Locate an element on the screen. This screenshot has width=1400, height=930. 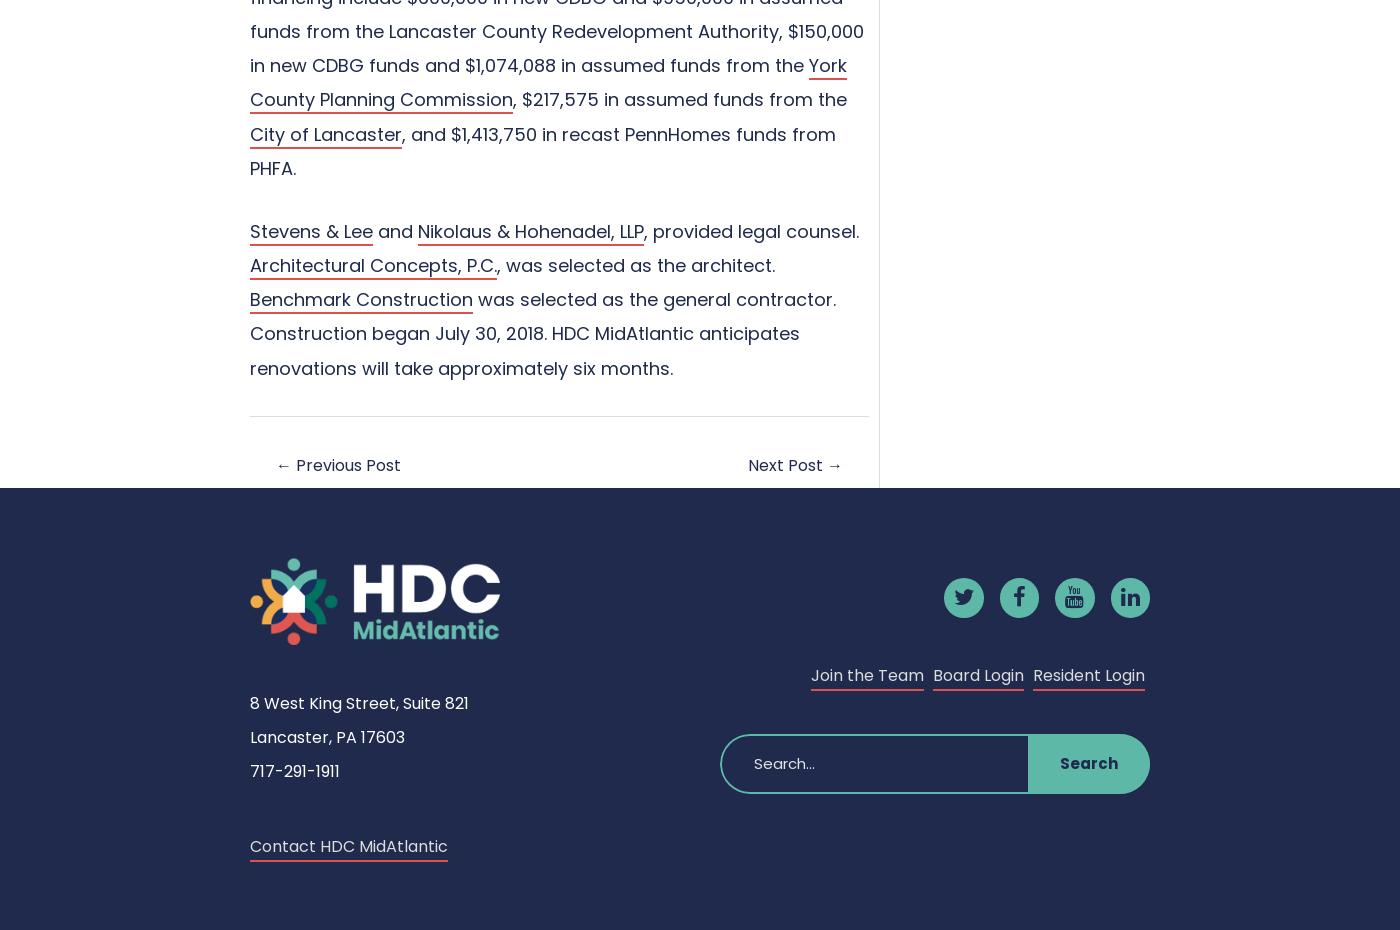
'Nikolaus & Hohenadel, LLP' is located at coordinates (531, 229).